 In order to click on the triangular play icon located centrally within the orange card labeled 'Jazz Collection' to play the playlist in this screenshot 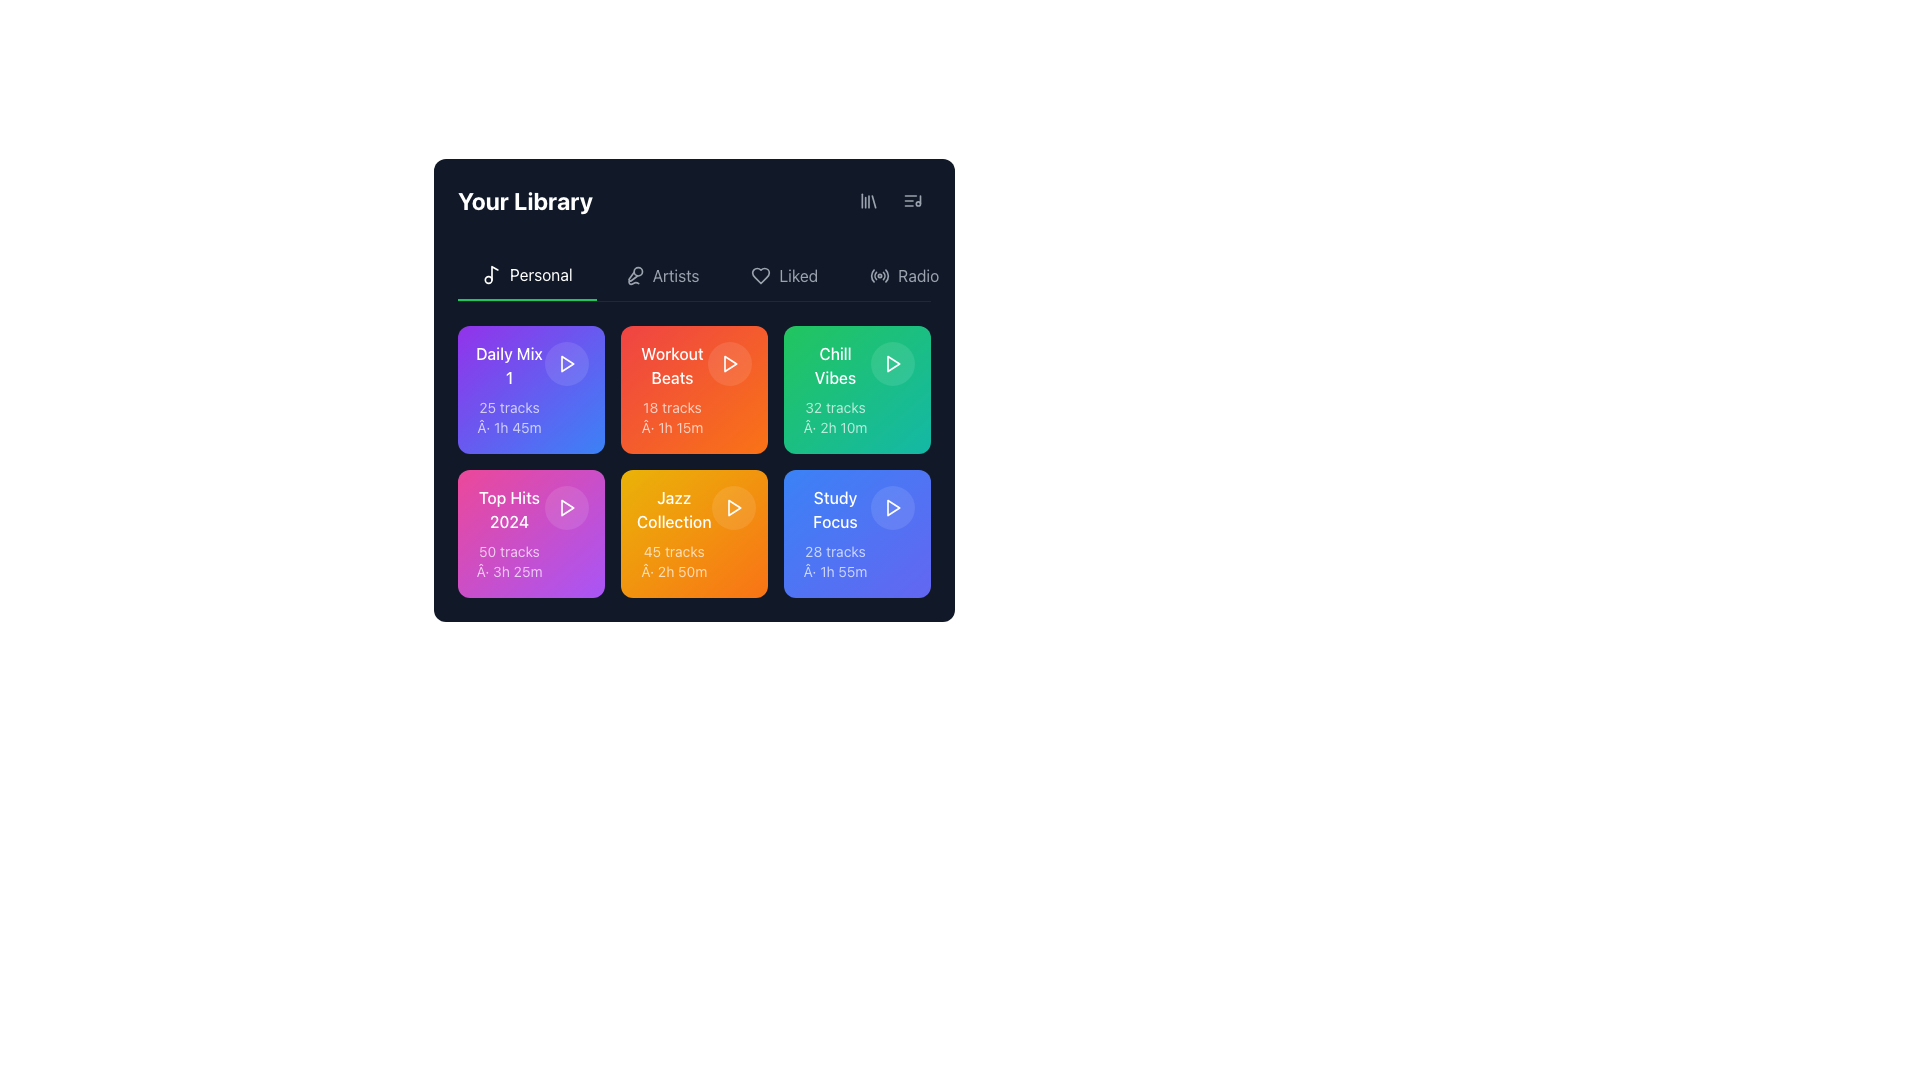, I will do `click(732, 507)`.